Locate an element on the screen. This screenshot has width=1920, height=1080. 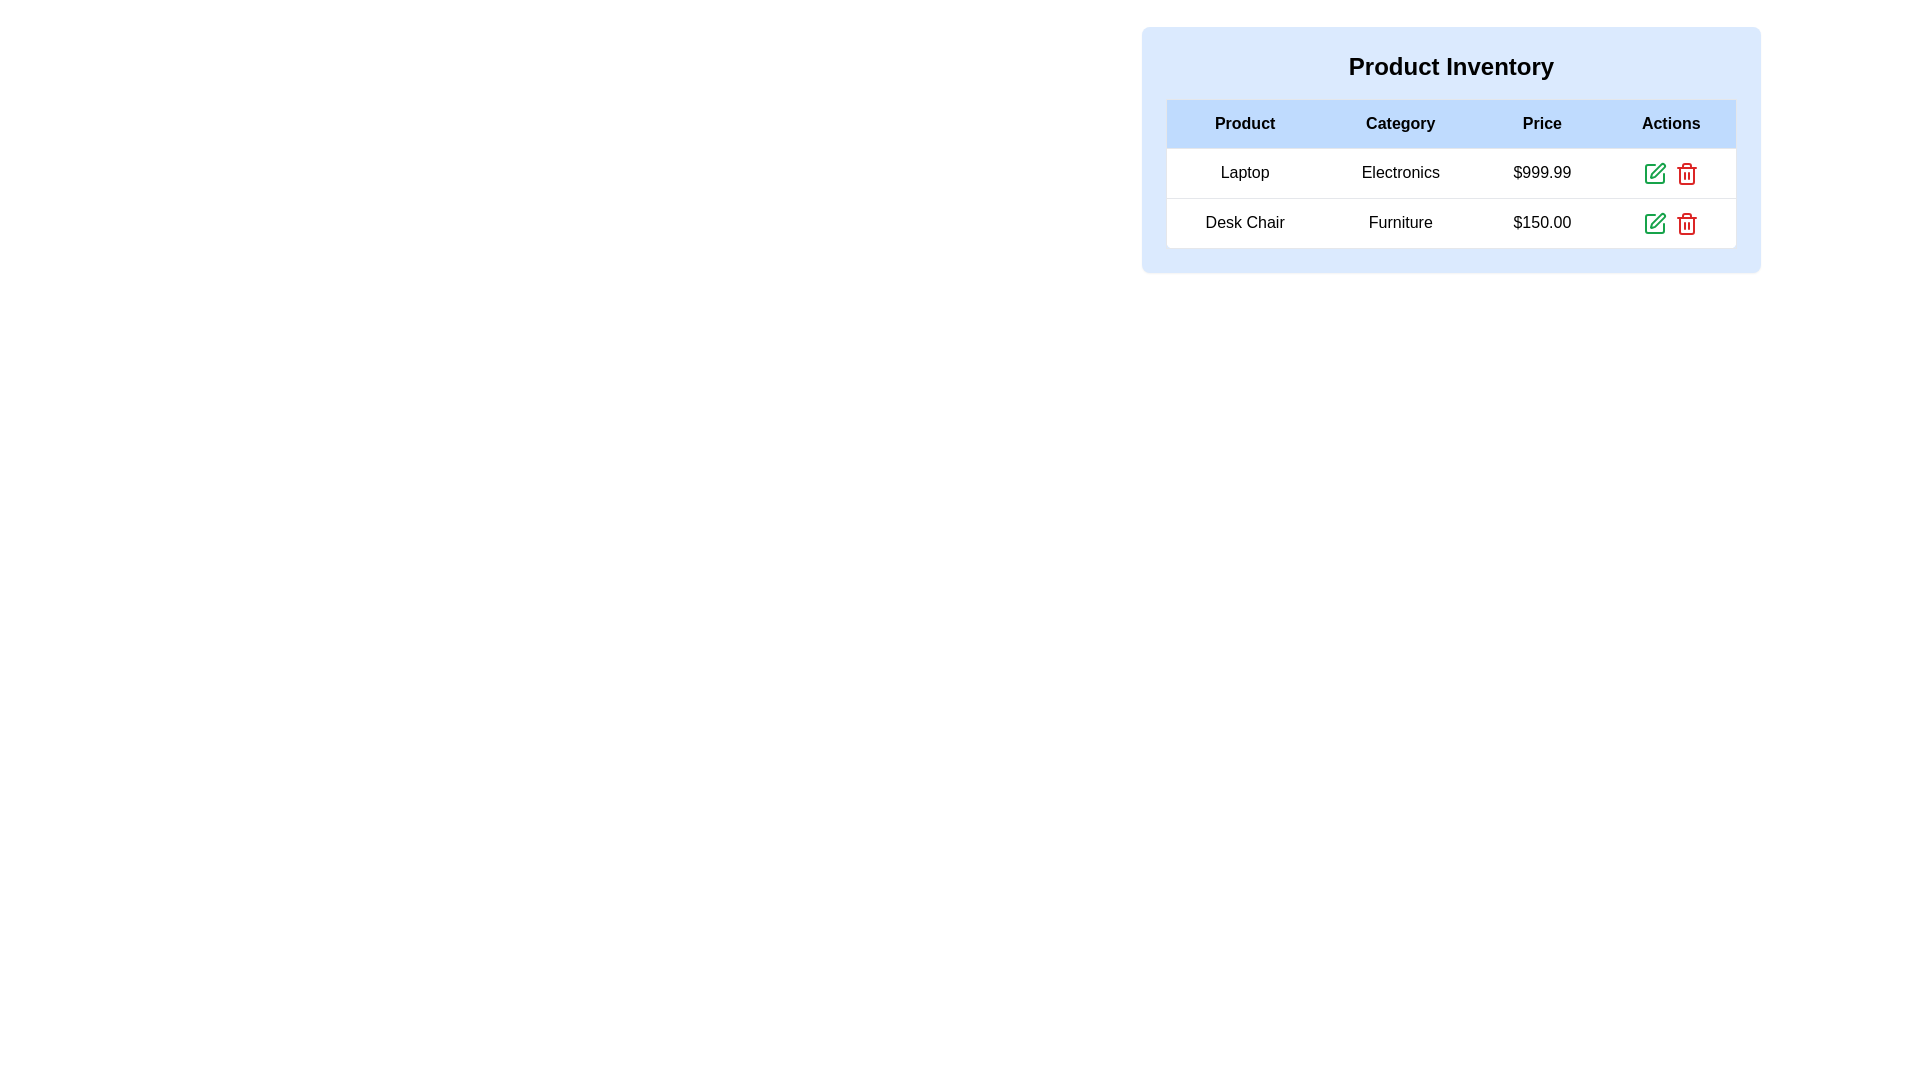
the edit button with an icon located in the 'Actions' column of the second row for the entry 'Desk Chair' is located at coordinates (1655, 172).